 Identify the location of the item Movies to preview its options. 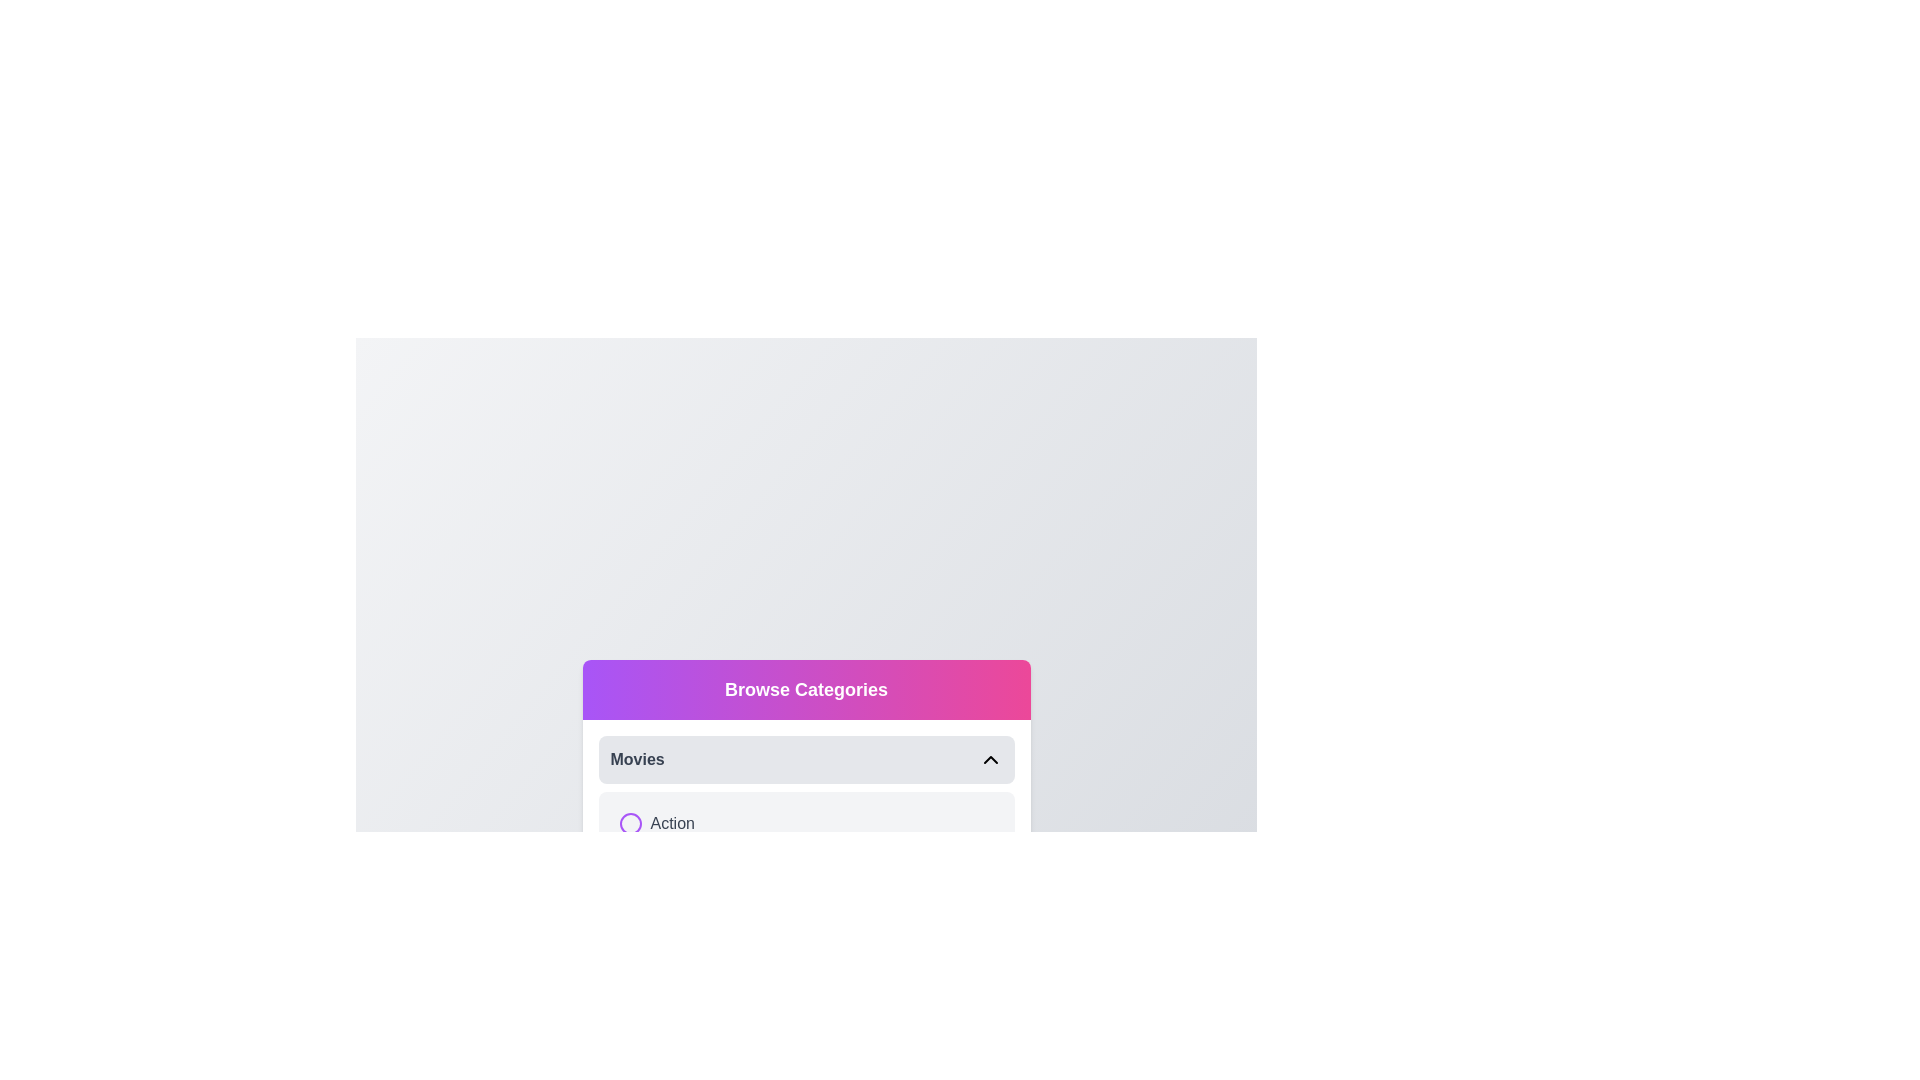
(806, 759).